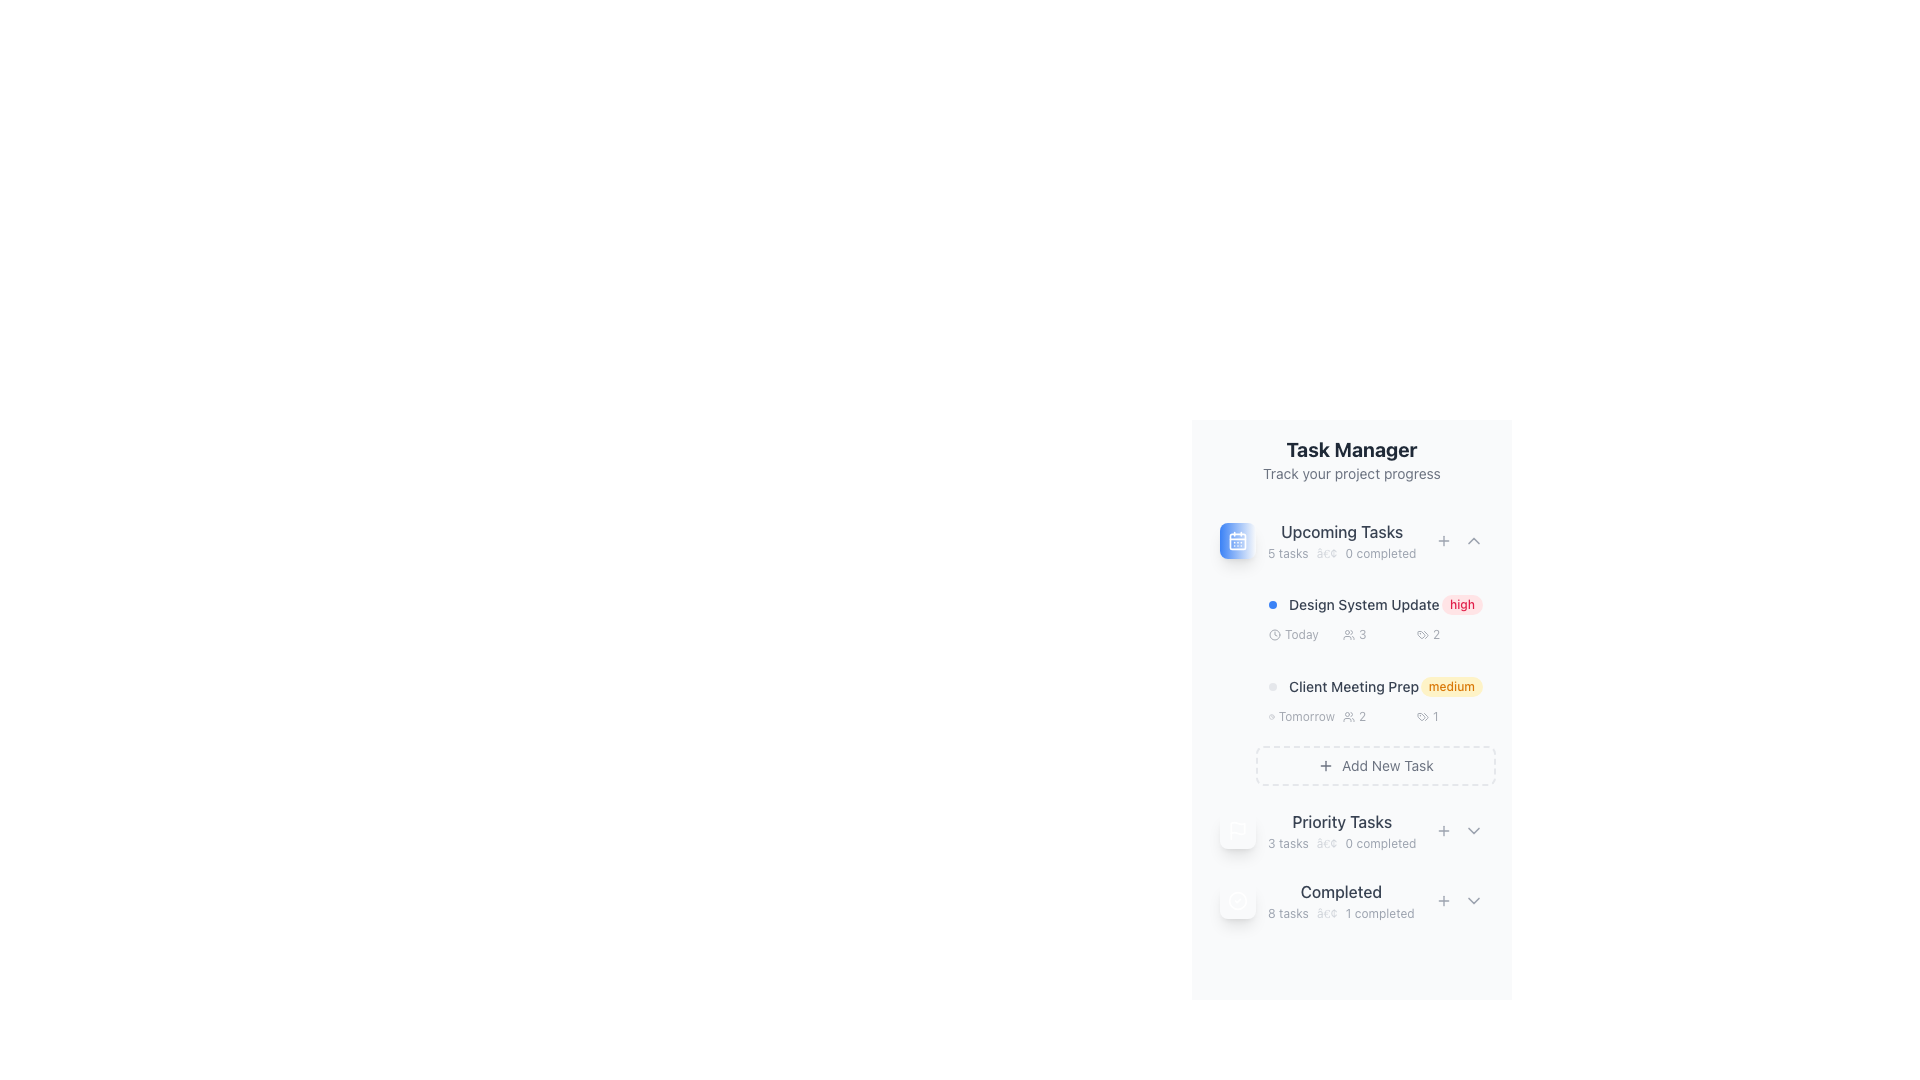 The image size is (1920, 1080). Describe the element at coordinates (1375, 682) in the screenshot. I see `the 'medium' priority label badge with yellow background and orange text in the task card for 'Client Meeting Prep' located in the 'Upcoming Tasks' section` at that location.